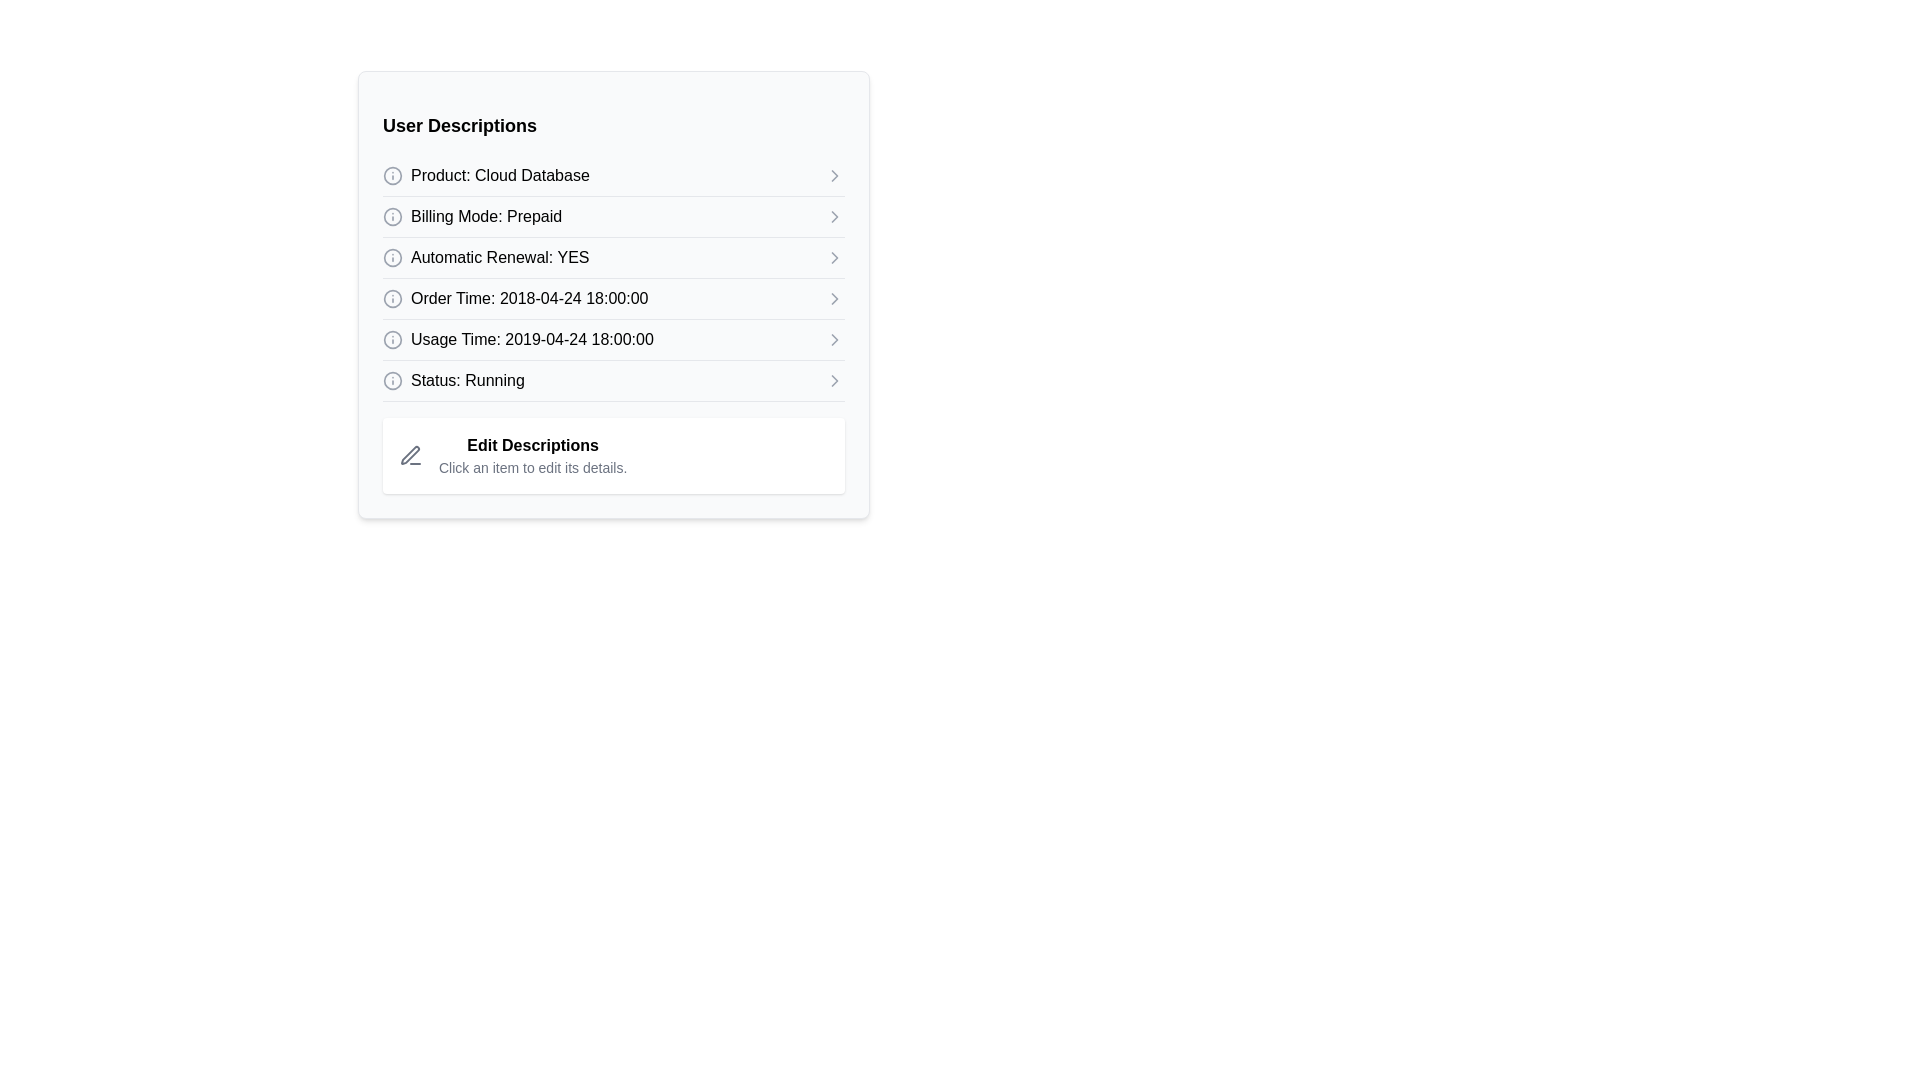 The height and width of the screenshot is (1080, 1920). I want to click on the rightward-pointing Chevron icon that indicates expandable content, located next to the 'Usage Time: 2019-04-24 18:00:00' row, so click(835, 338).